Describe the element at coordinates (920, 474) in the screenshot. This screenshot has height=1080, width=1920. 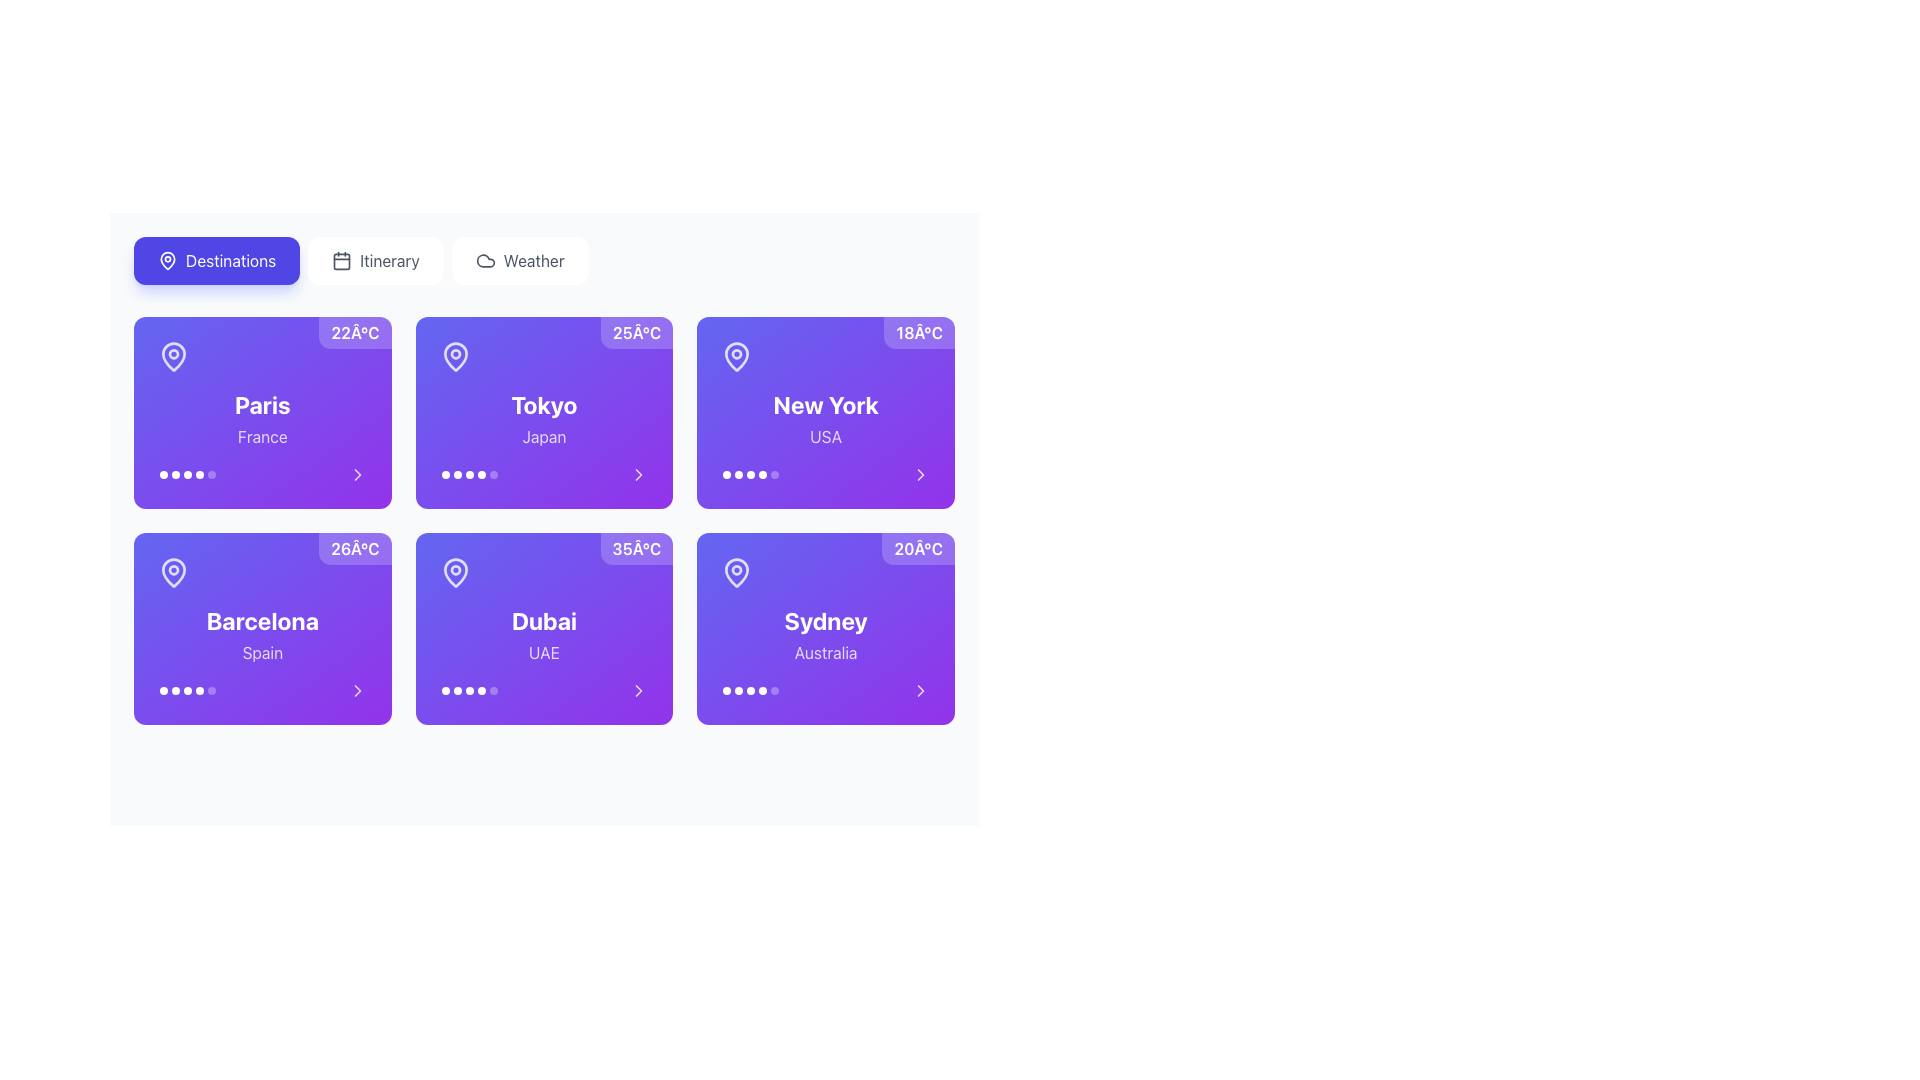
I see `the rightward-pointing arrow icon button located at the bottom right corner of the card titled 'New York'` at that location.